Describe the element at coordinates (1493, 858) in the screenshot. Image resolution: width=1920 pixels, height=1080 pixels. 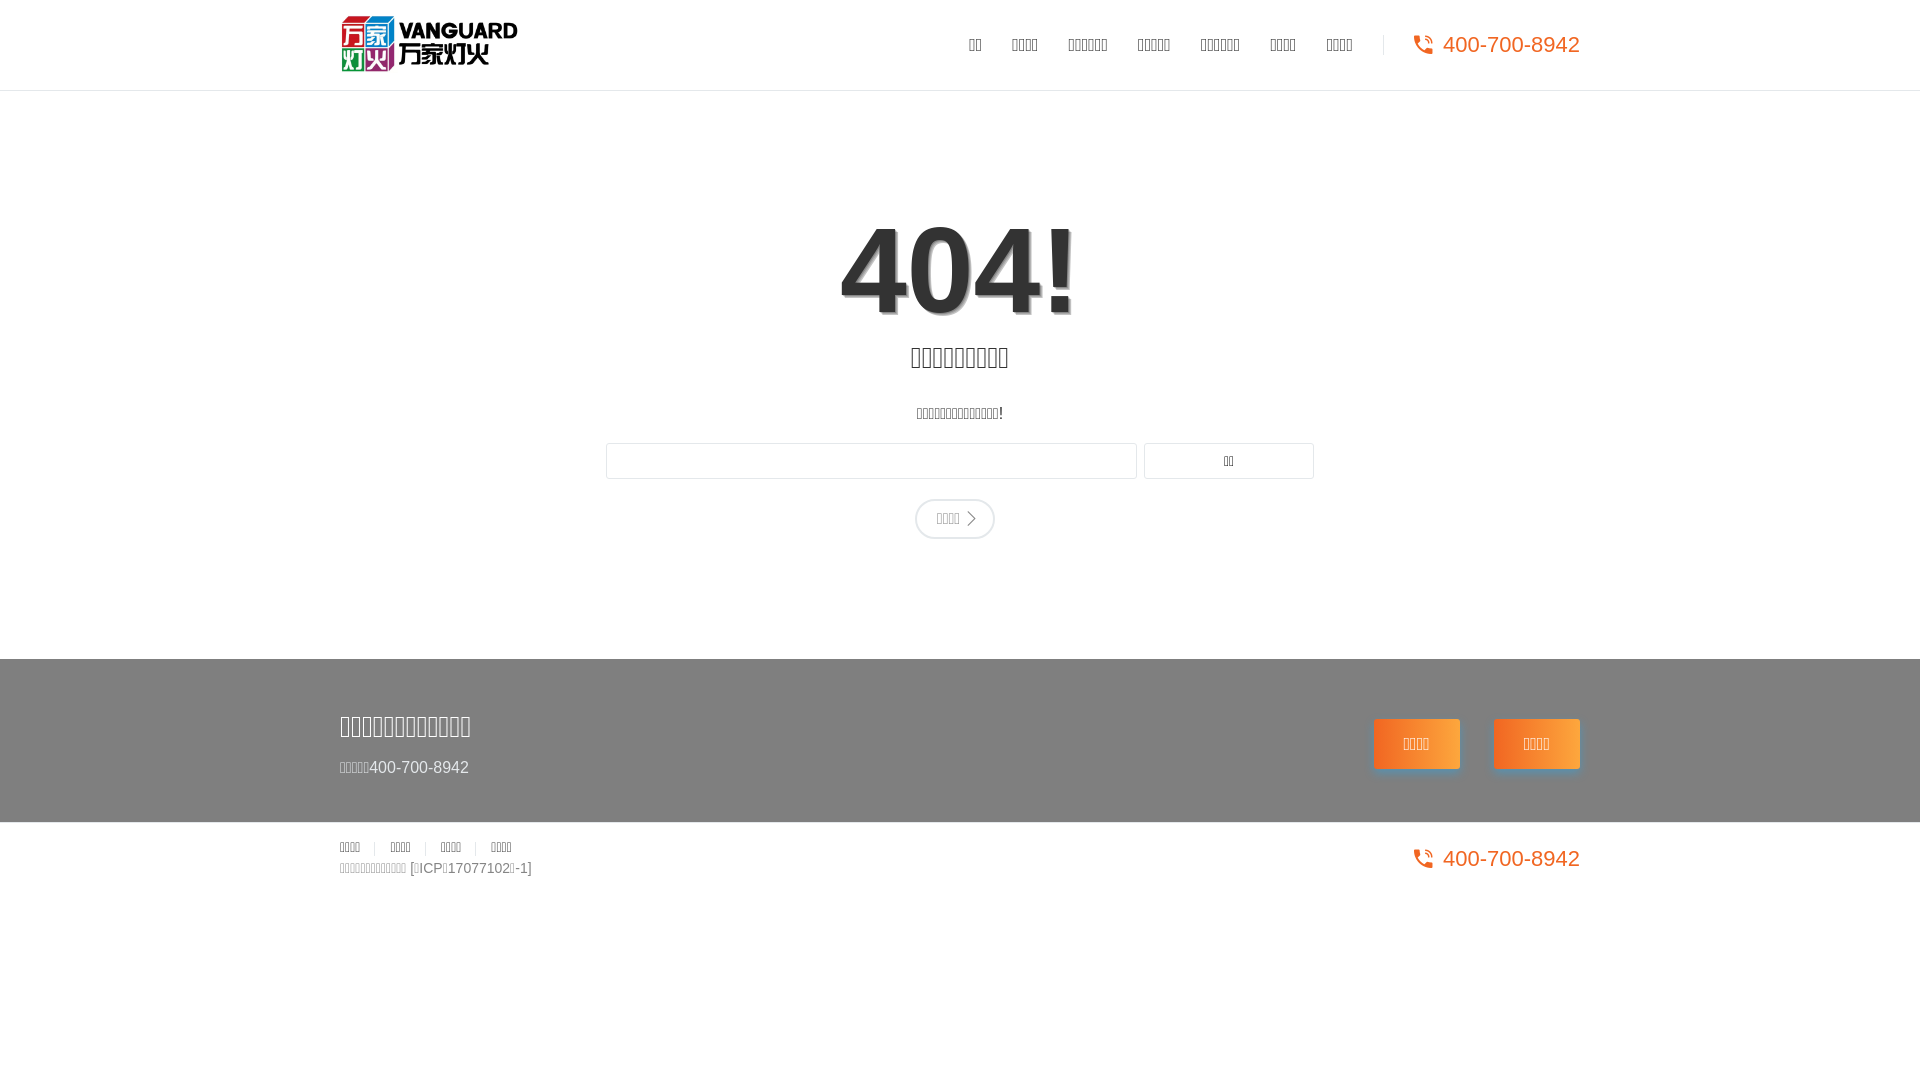
I see `'400-700-8942'` at that location.